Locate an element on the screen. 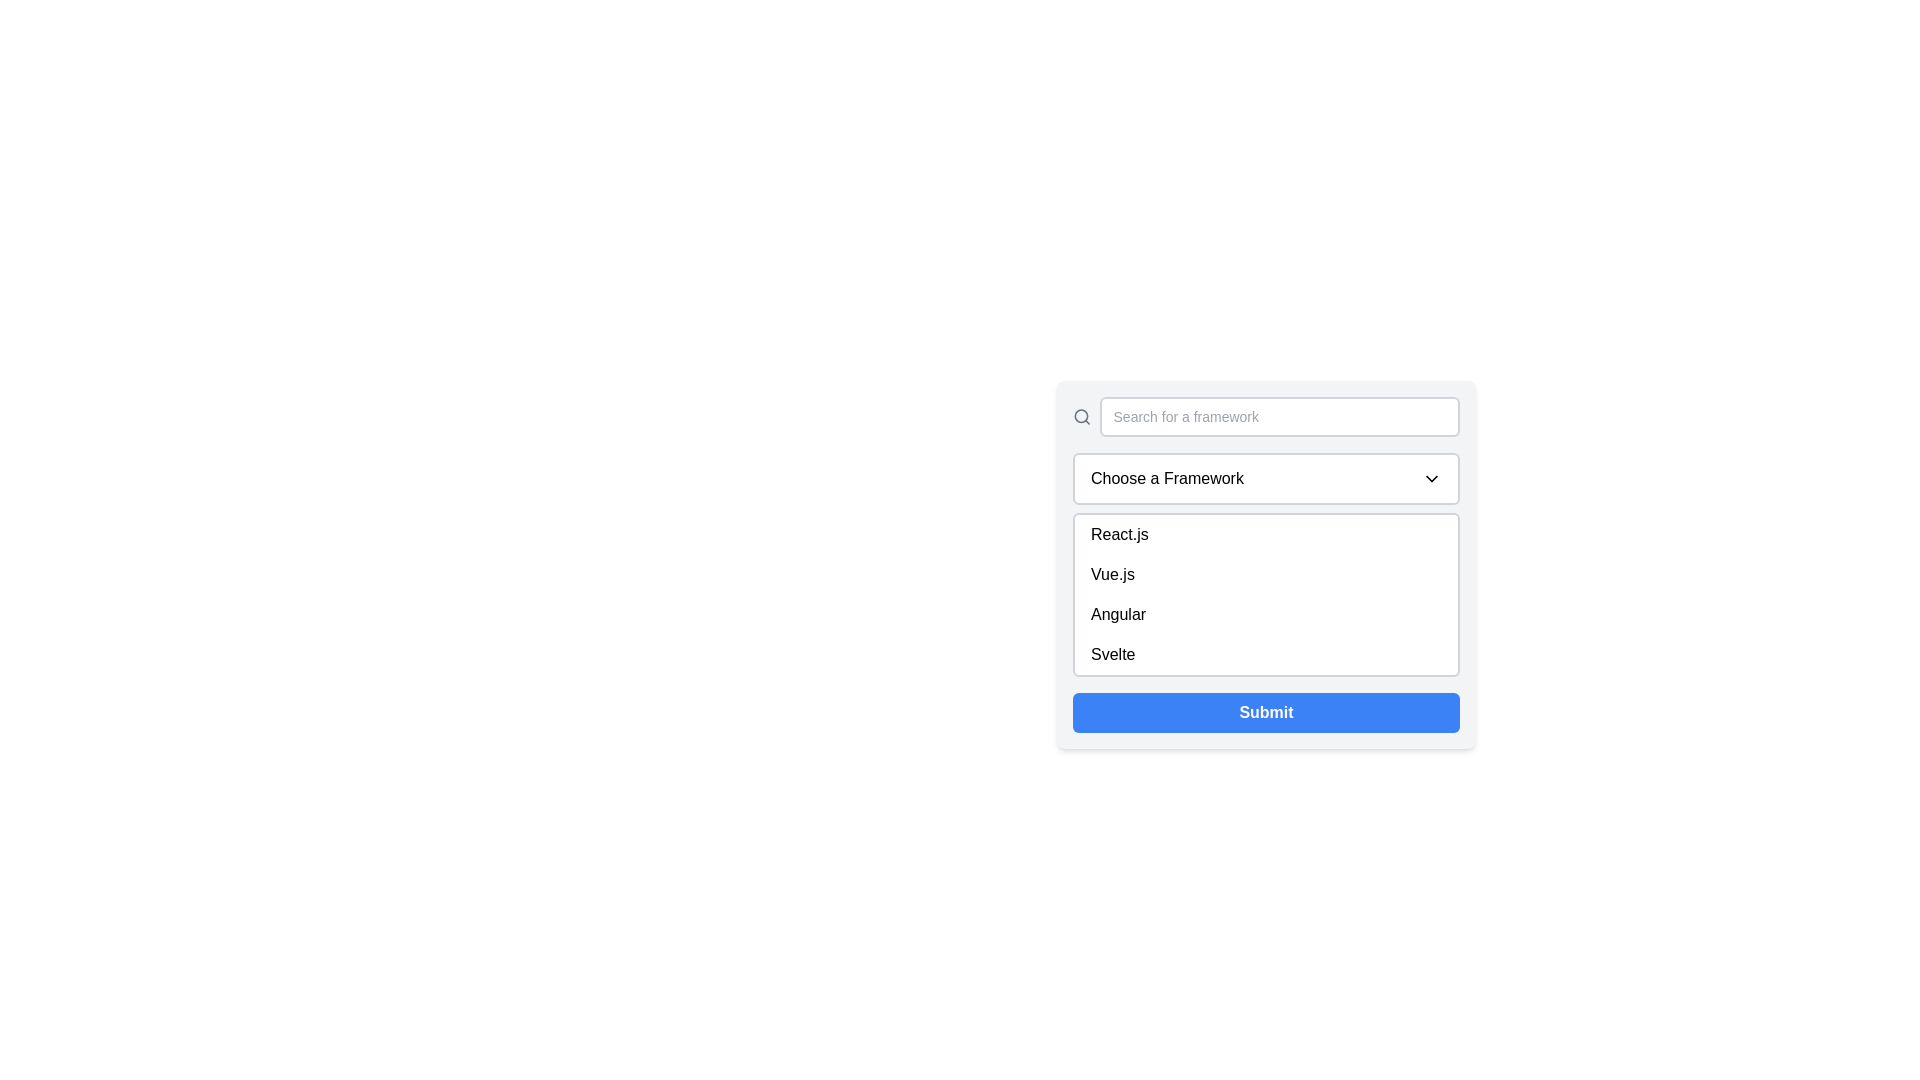  the text label indicating the purpose of the dropdown menu, which is located to the left of the downward arrow icon is located at coordinates (1167, 478).